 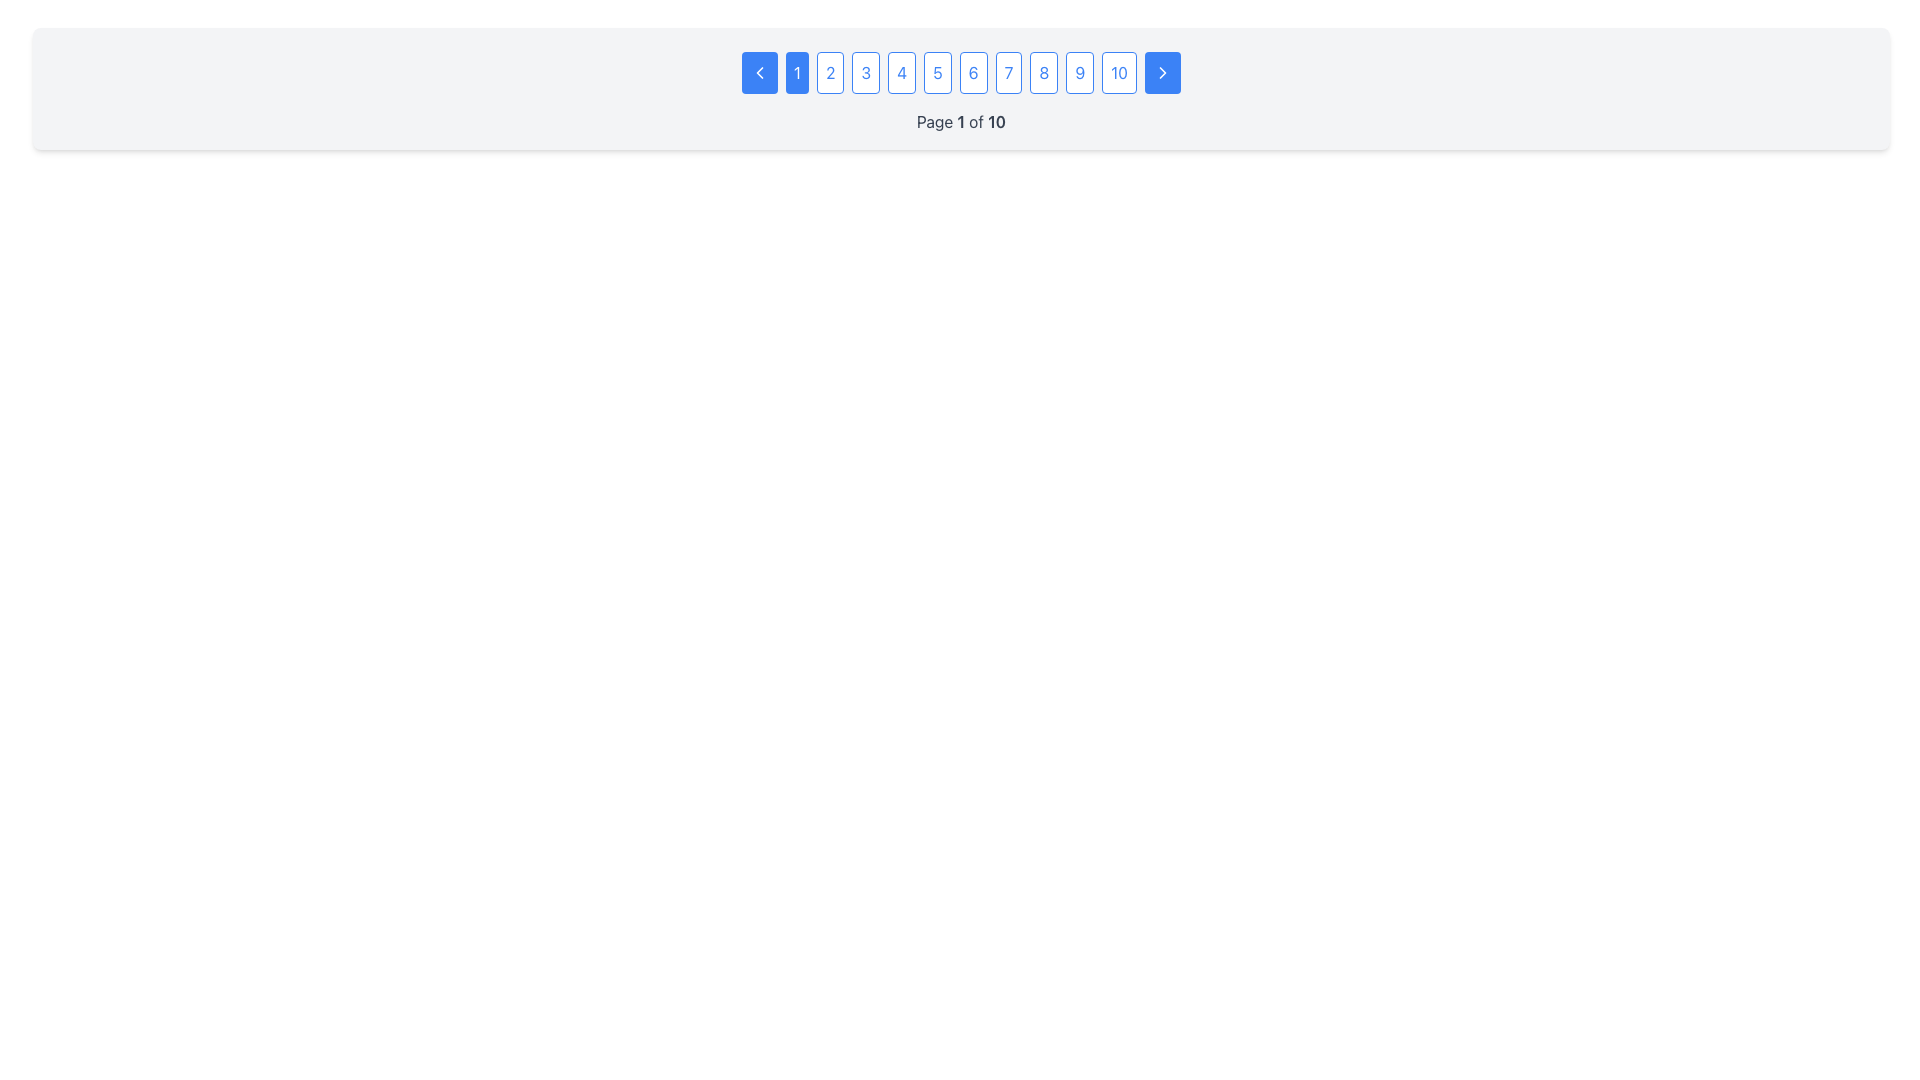 What do you see at coordinates (961, 122) in the screenshot?
I see `the bold numeral '1' in the pagination bar that displays 'Page 1 of 10'` at bounding box center [961, 122].